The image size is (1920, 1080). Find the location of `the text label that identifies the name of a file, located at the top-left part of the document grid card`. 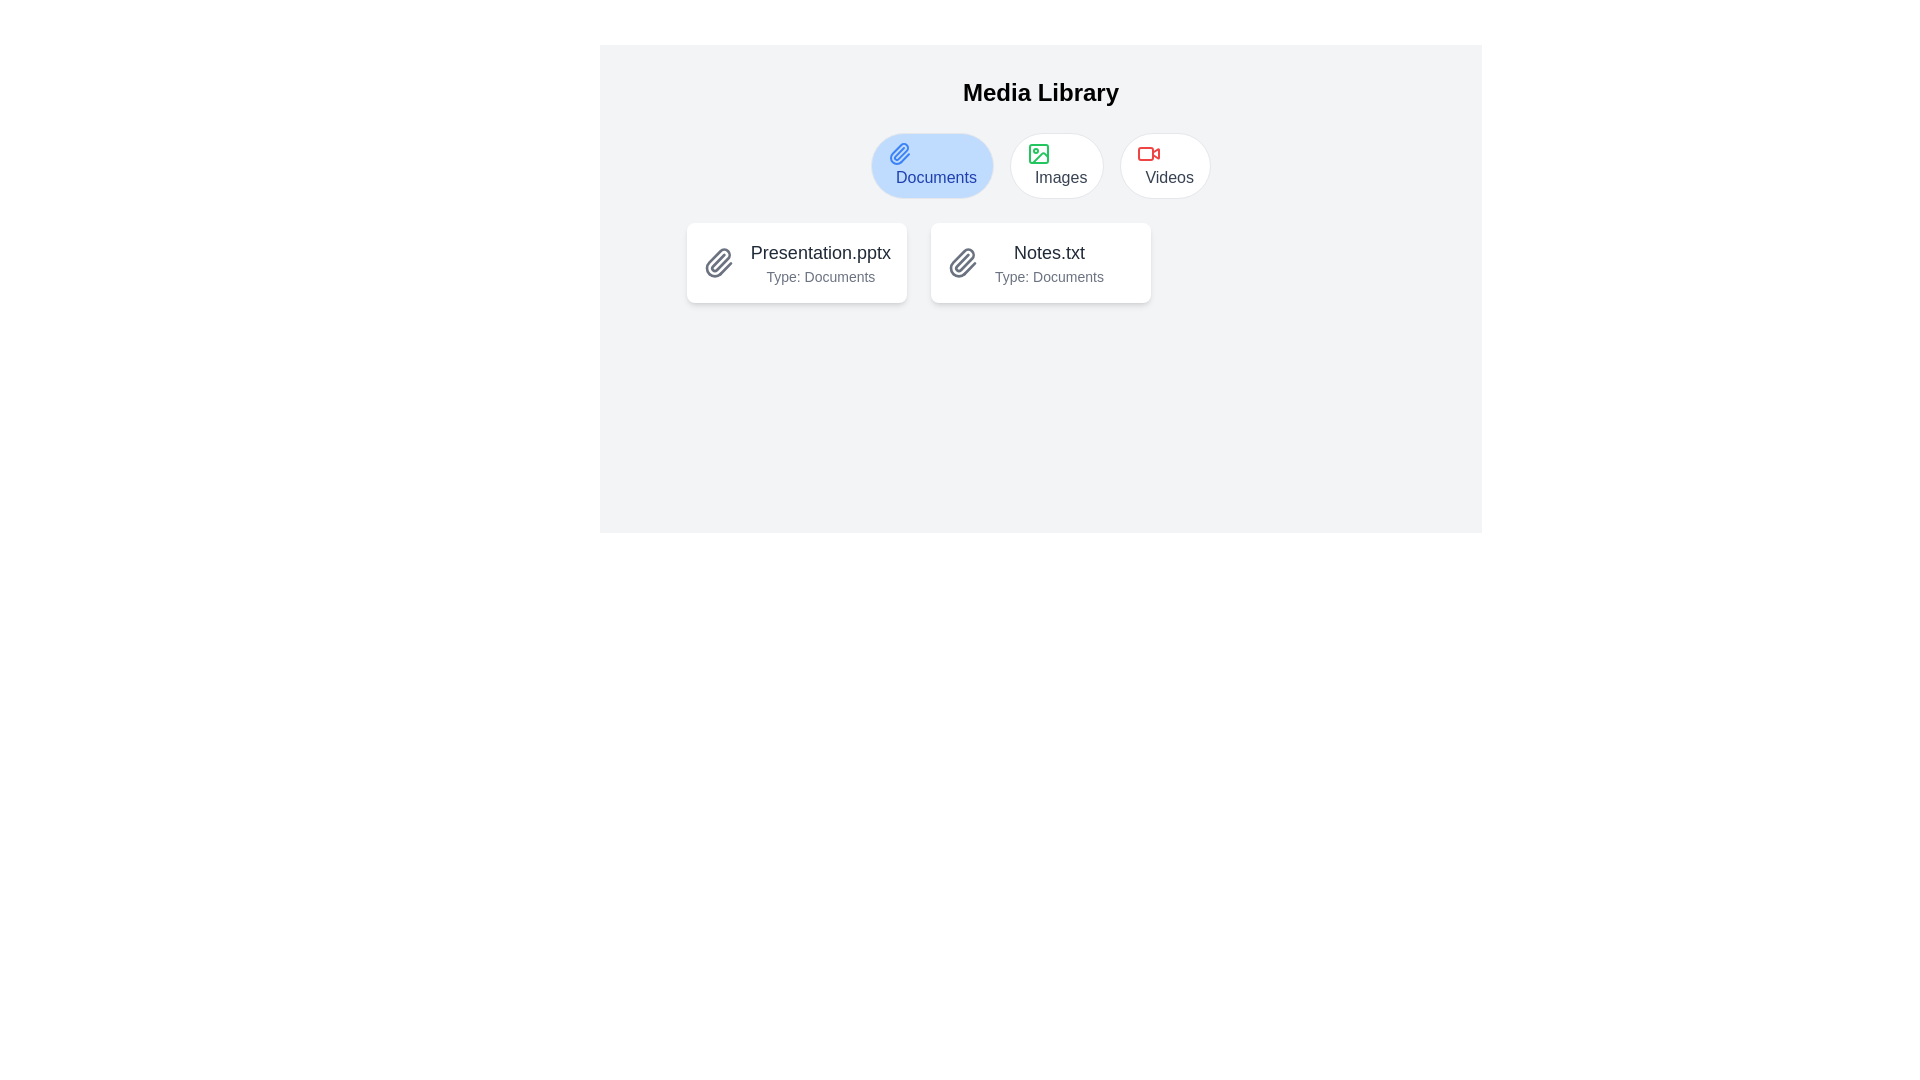

the text label that identifies the name of a file, located at the top-left part of the document grid card is located at coordinates (820, 252).